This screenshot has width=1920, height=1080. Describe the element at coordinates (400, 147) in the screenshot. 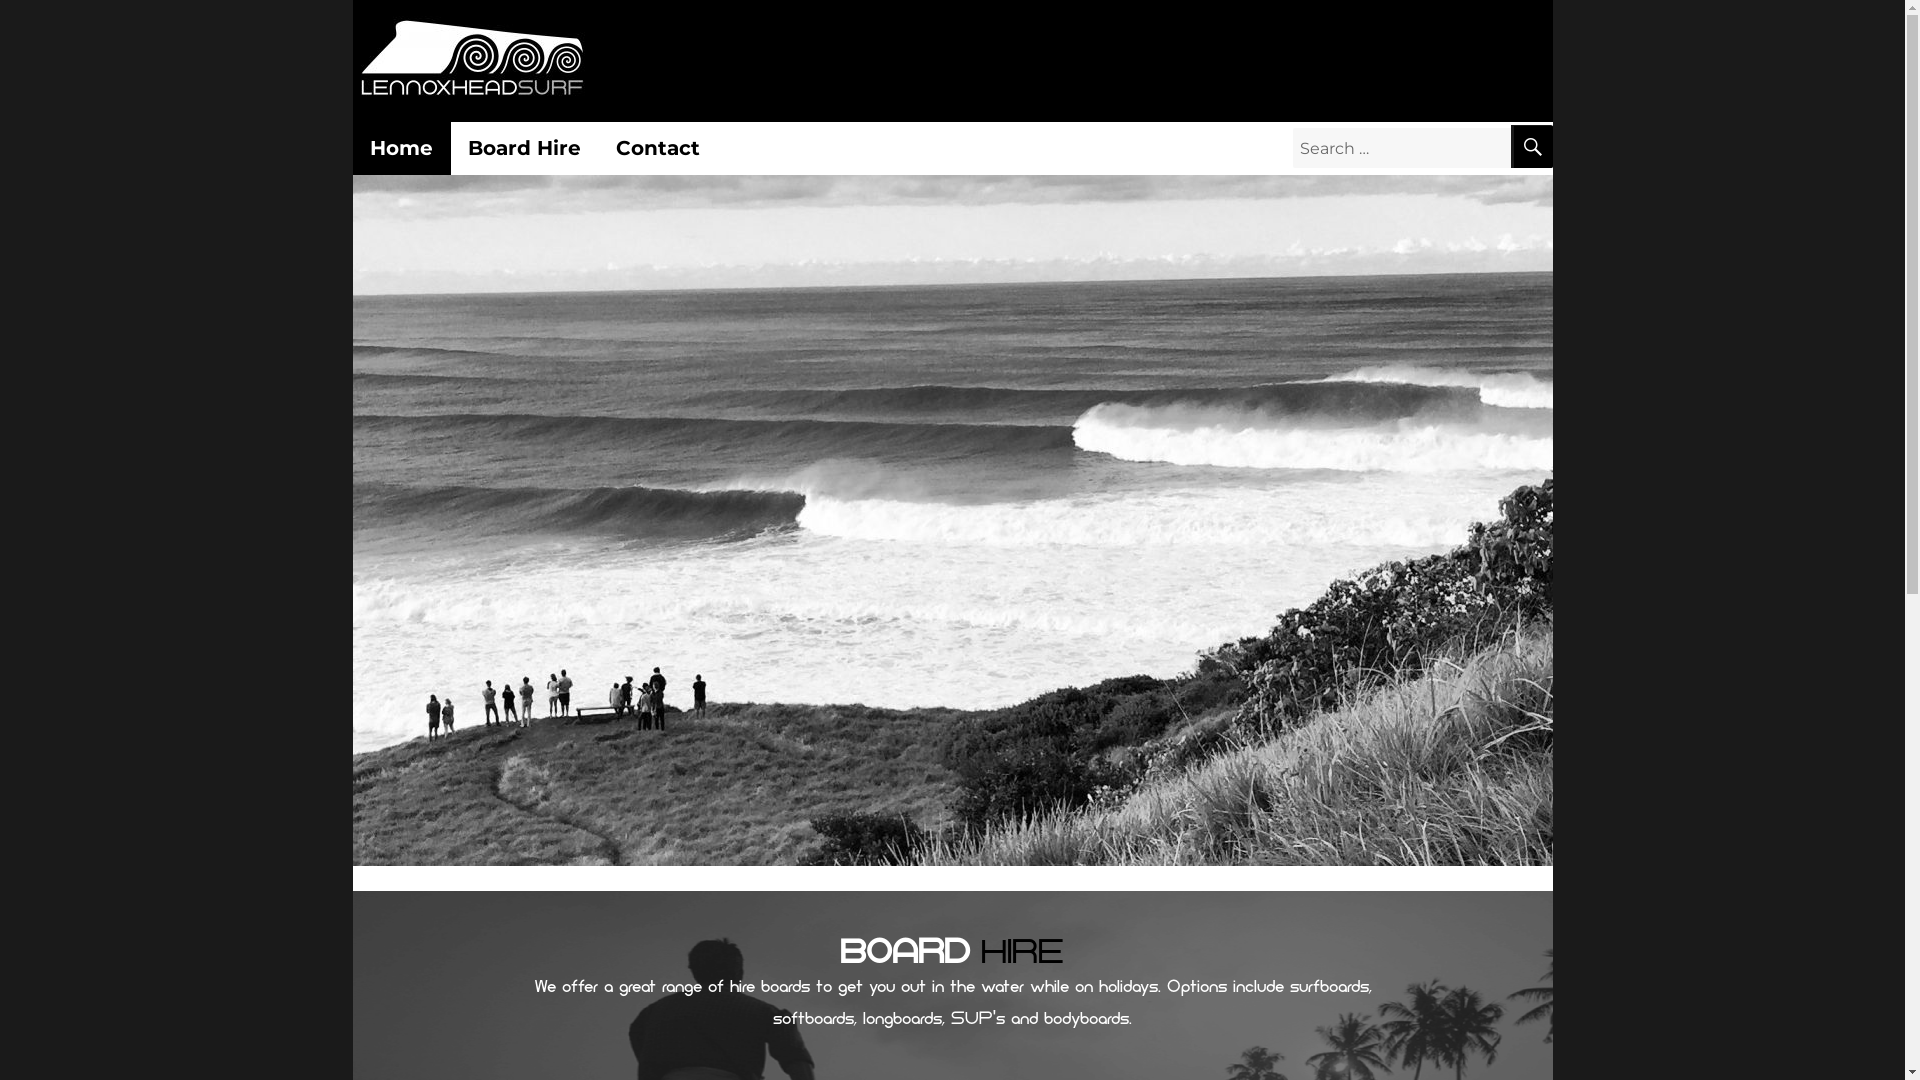

I see `'Home'` at that location.